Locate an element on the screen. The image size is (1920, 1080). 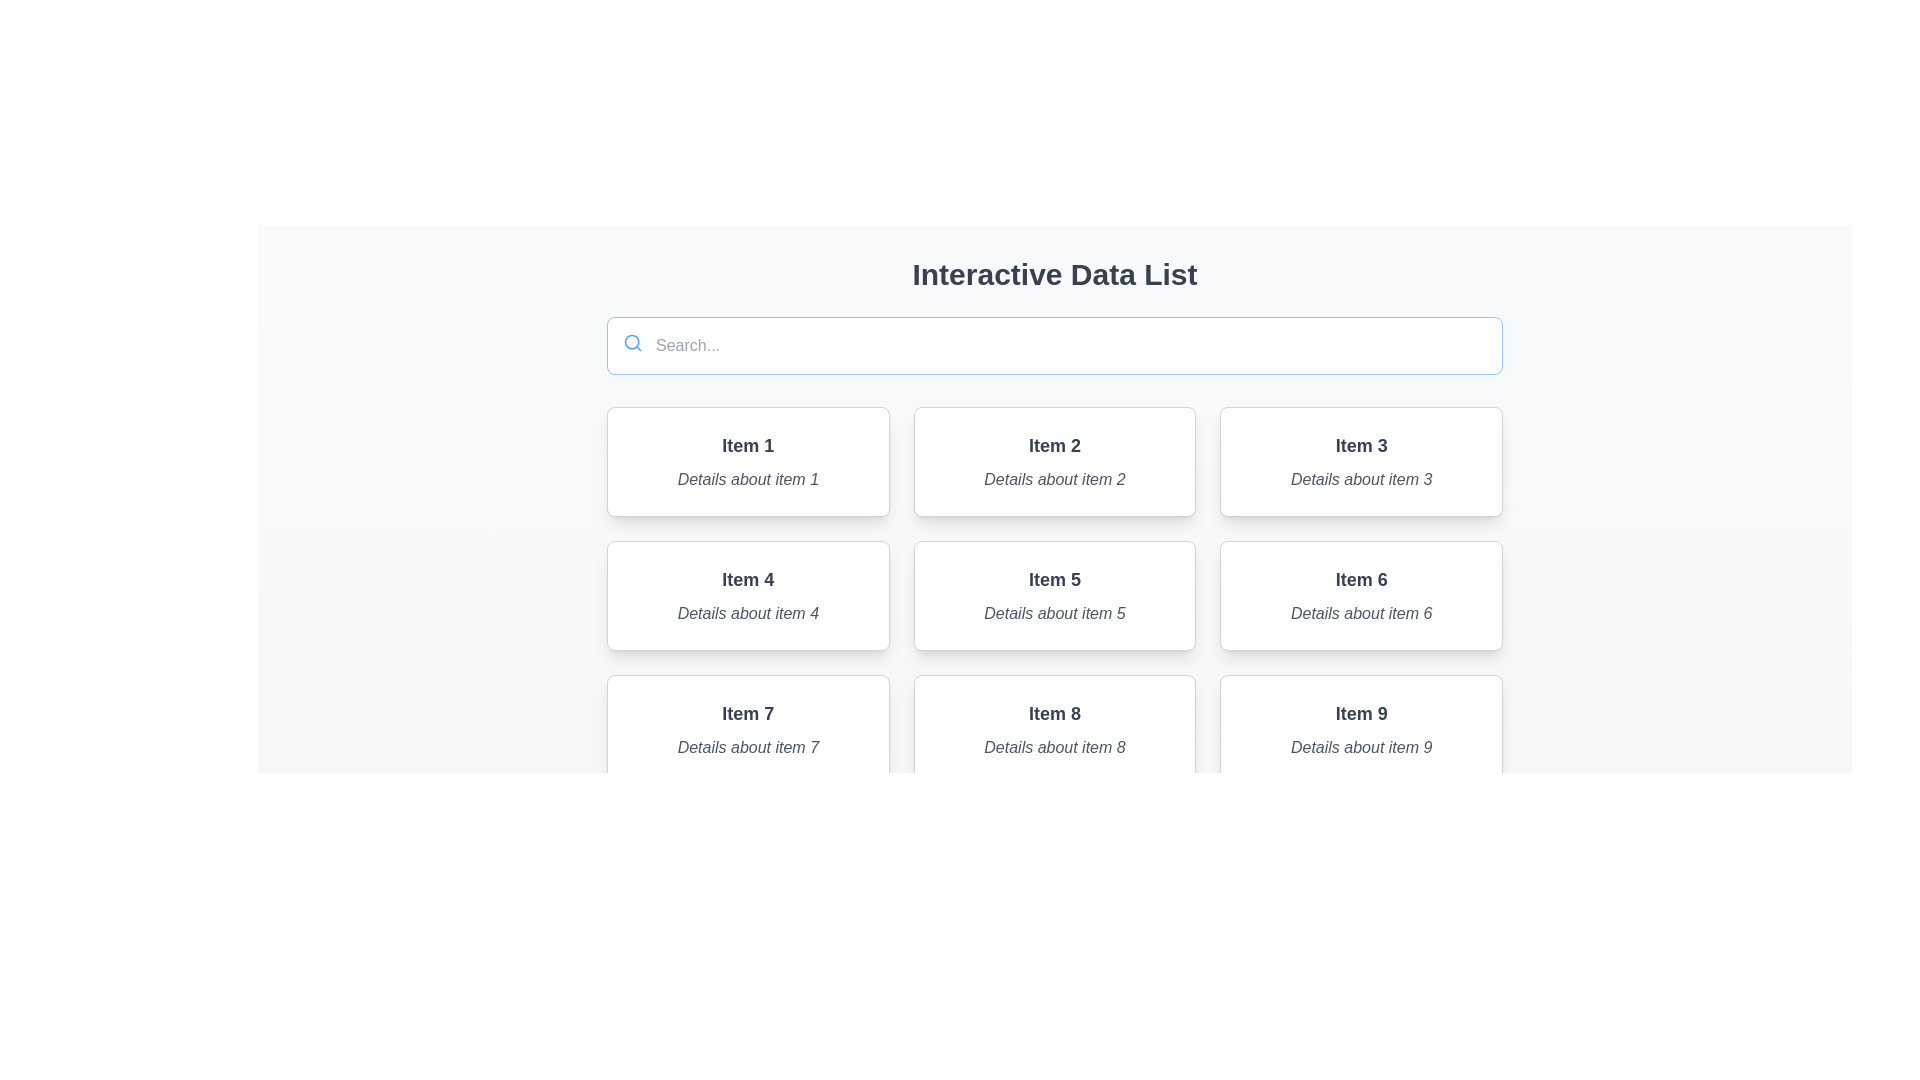
the text label reading 'Item 5', which is styled in bold and dark gray, located at the top of the rectangular card in the center row and middle column of a 3x3 grid layout is located at coordinates (1054, 579).